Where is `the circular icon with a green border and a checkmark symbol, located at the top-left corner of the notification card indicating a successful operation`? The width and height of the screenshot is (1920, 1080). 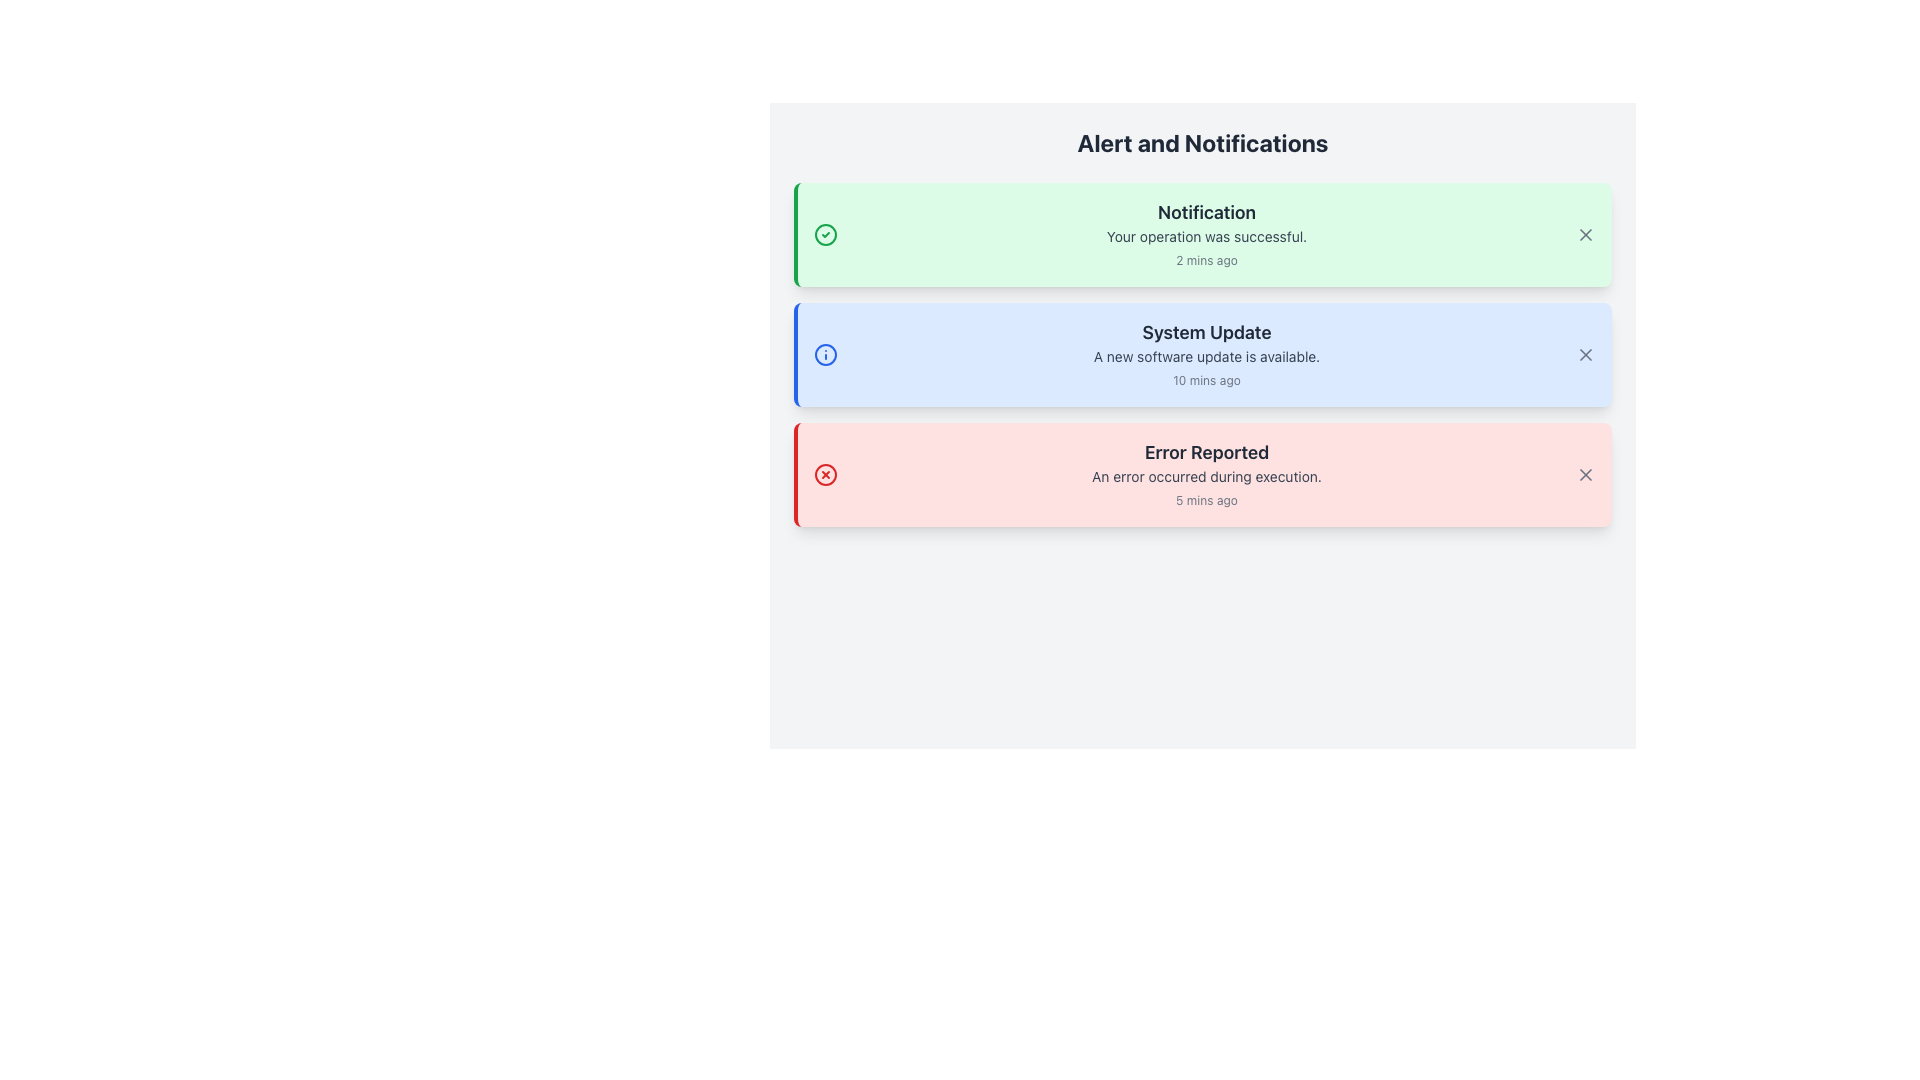 the circular icon with a green border and a checkmark symbol, located at the top-left corner of the notification card indicating a successful operation is located at coordinates (825, 234).